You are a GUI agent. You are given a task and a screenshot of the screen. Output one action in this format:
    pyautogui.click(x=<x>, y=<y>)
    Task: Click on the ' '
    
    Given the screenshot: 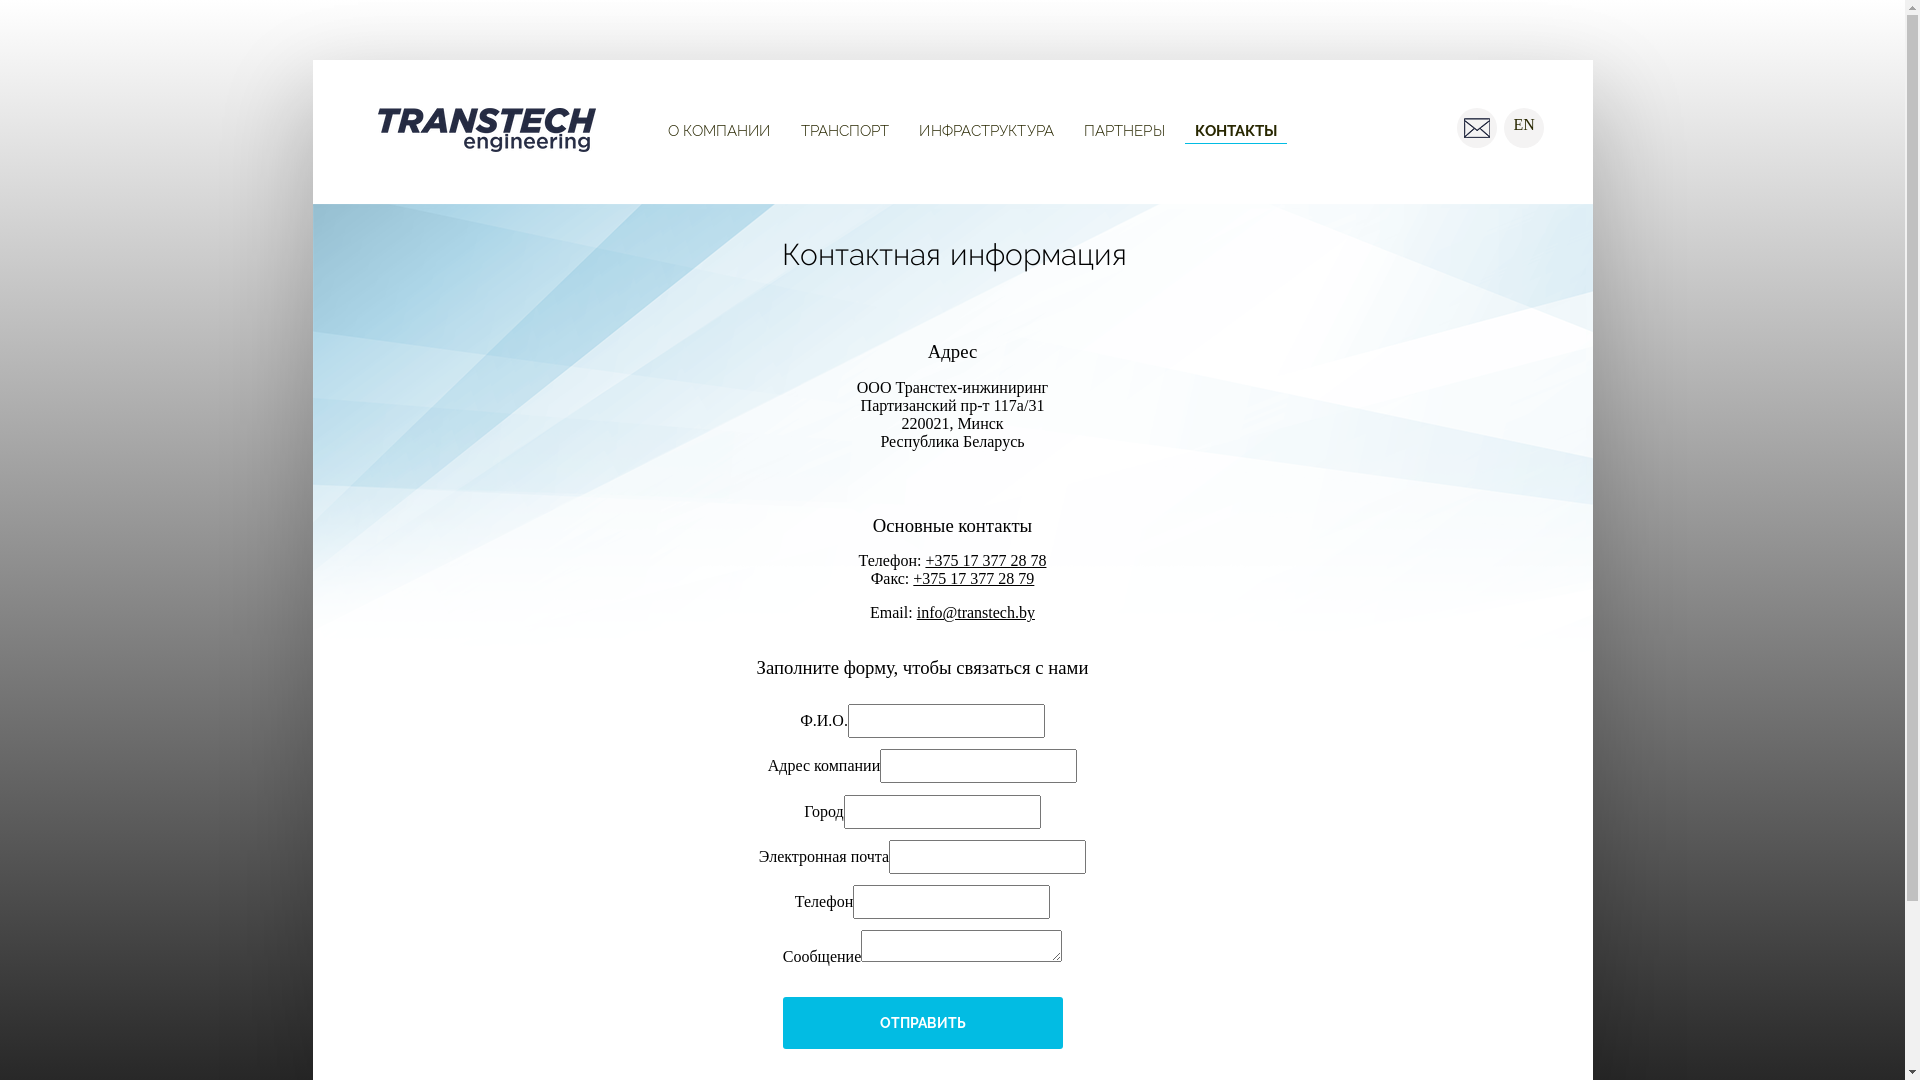 What is the action you would take?
    pyautogui.click(x=1476, y=127)
    